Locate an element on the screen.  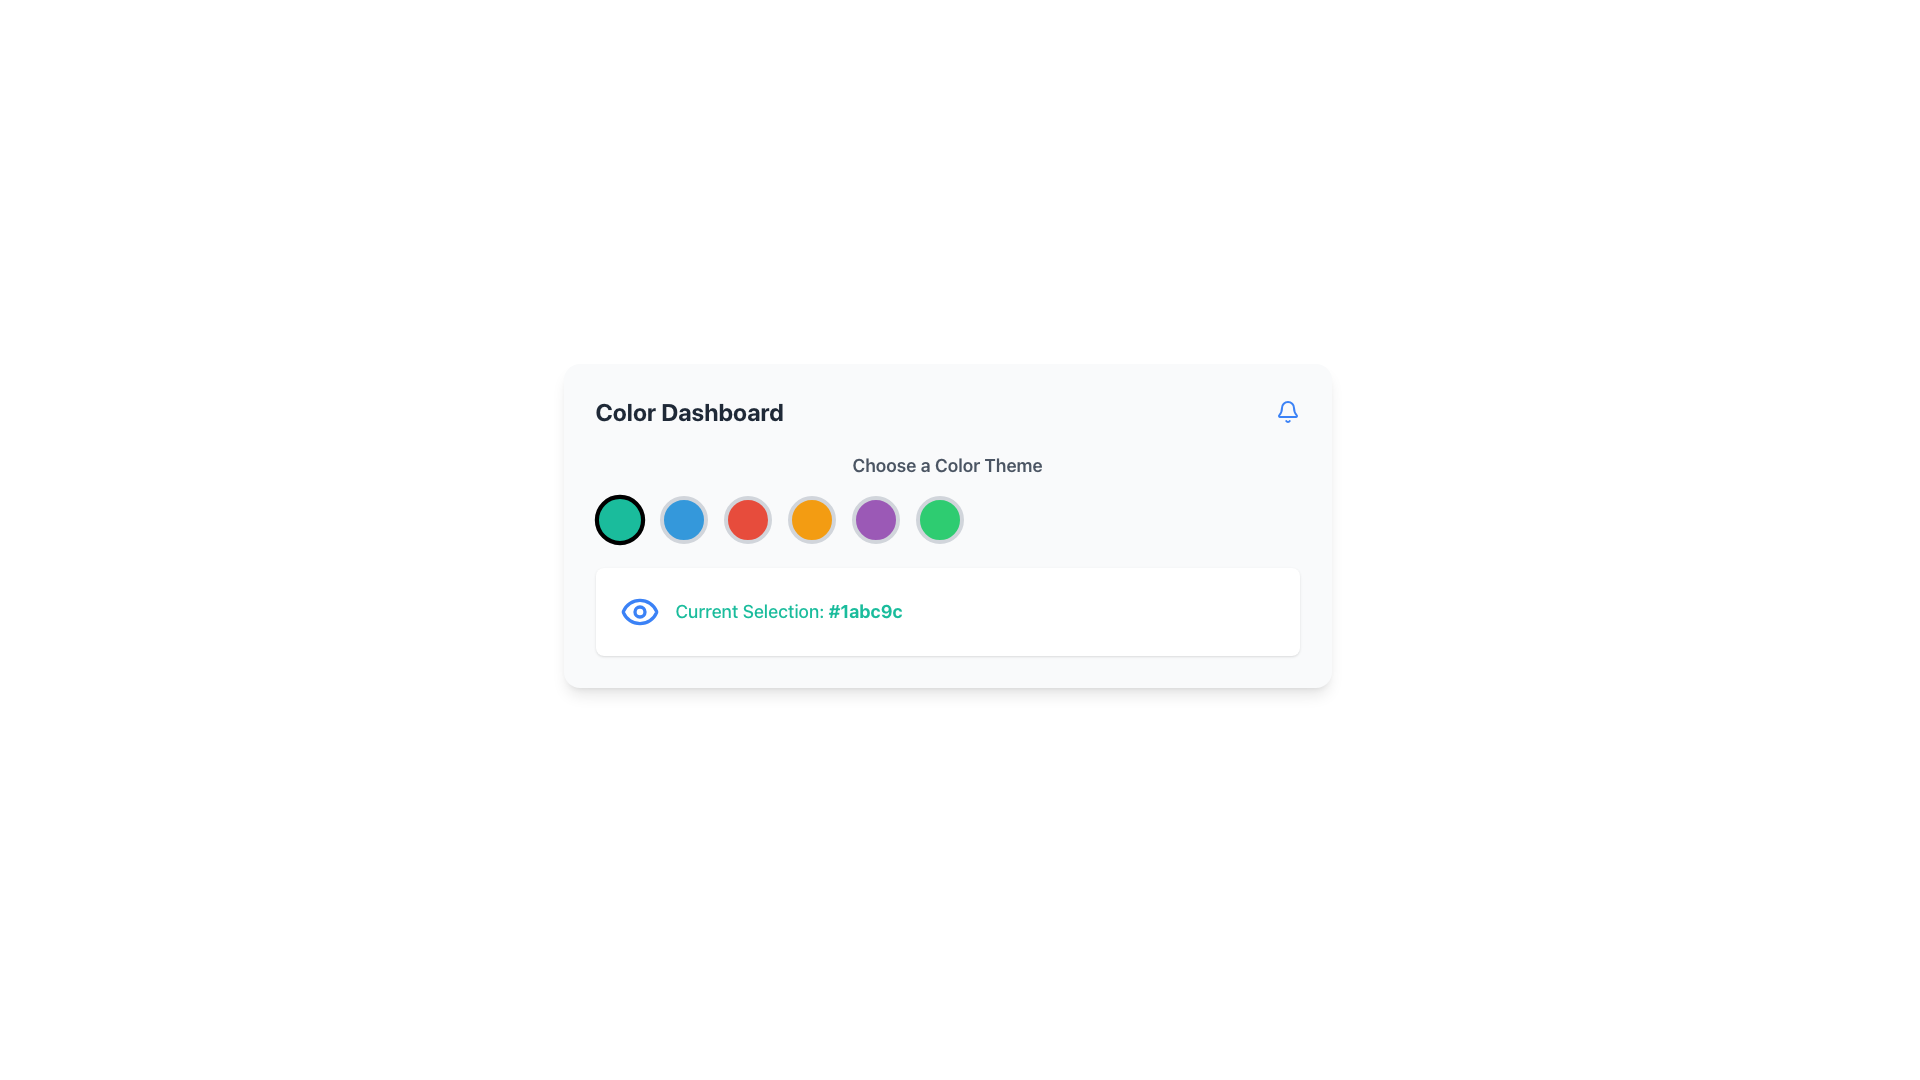
the circular interactive button with a red background and grayish border, which is the third button in a sequence of six under the 'Choose a Color Theme' label is located at coordinates (746, 519).